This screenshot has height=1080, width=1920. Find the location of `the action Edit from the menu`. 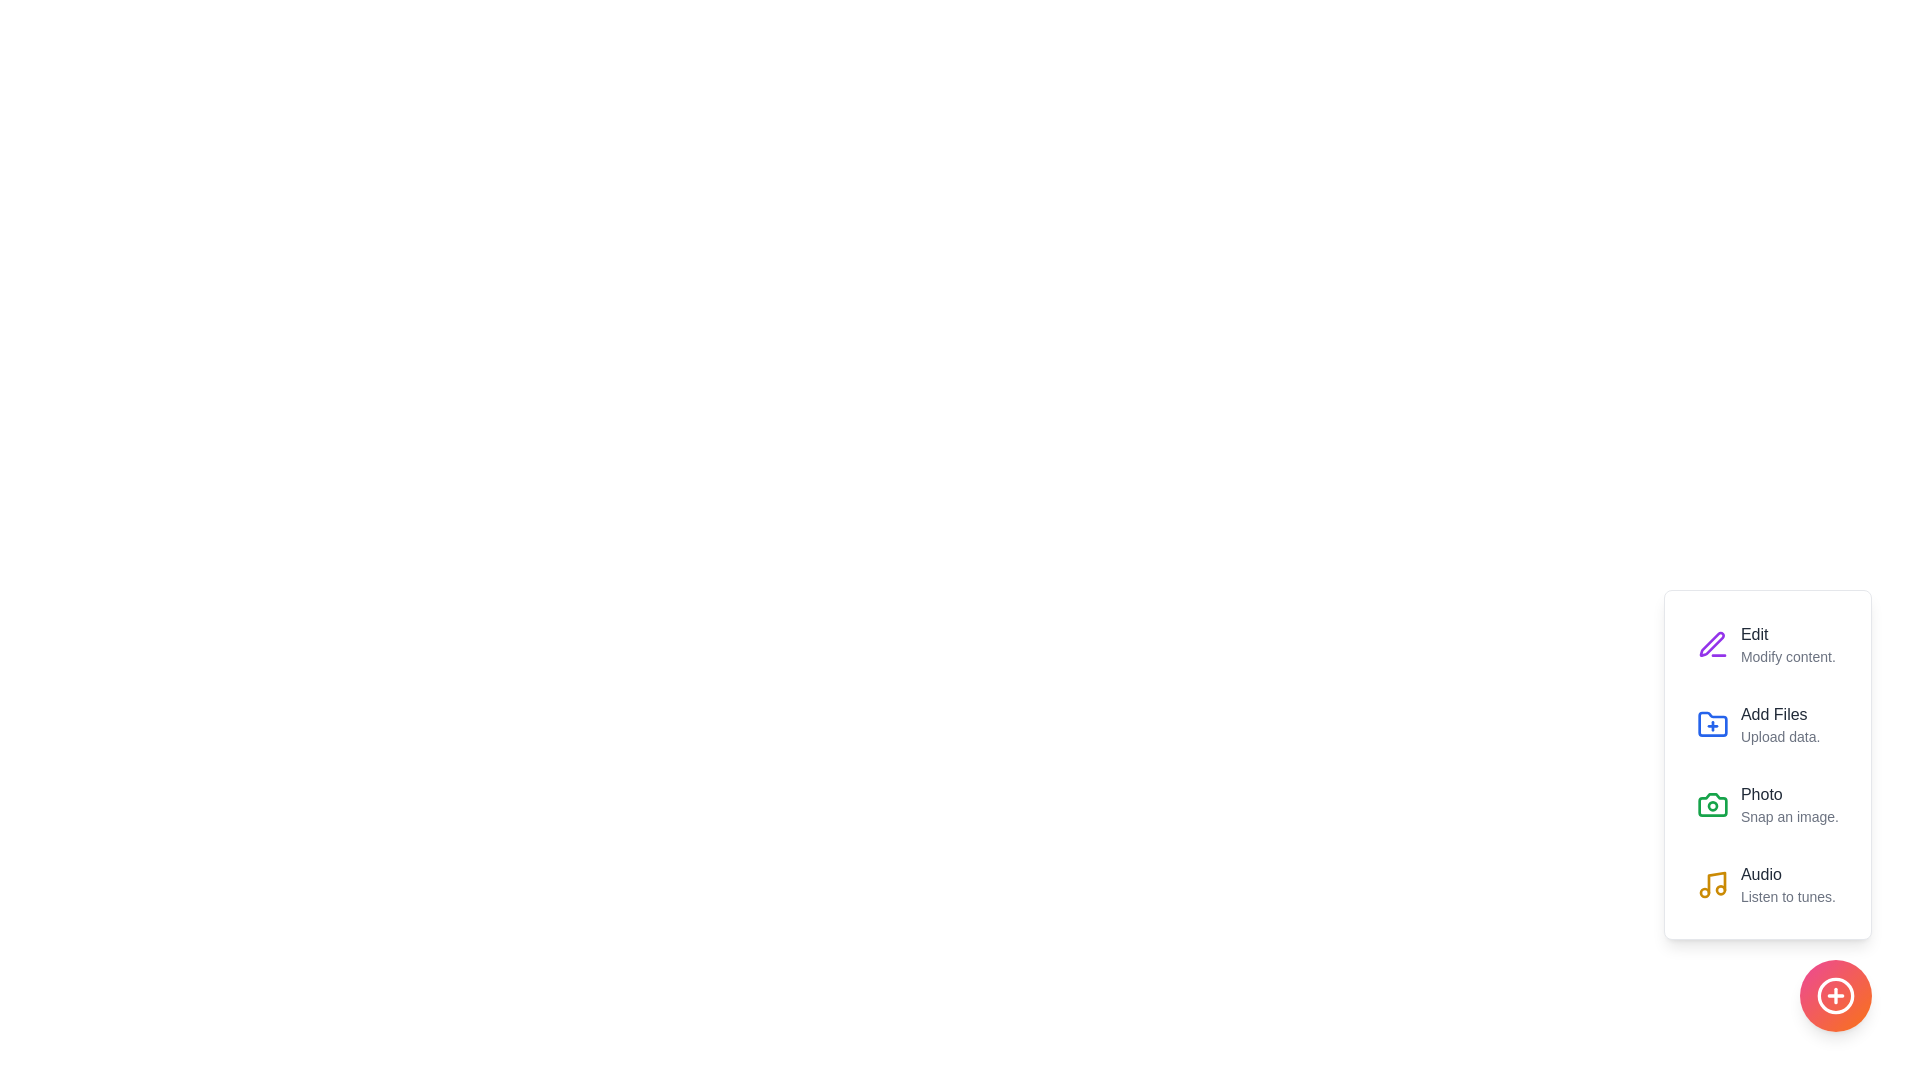

the action Edit from the menu is located at coordinates (1711, 644).